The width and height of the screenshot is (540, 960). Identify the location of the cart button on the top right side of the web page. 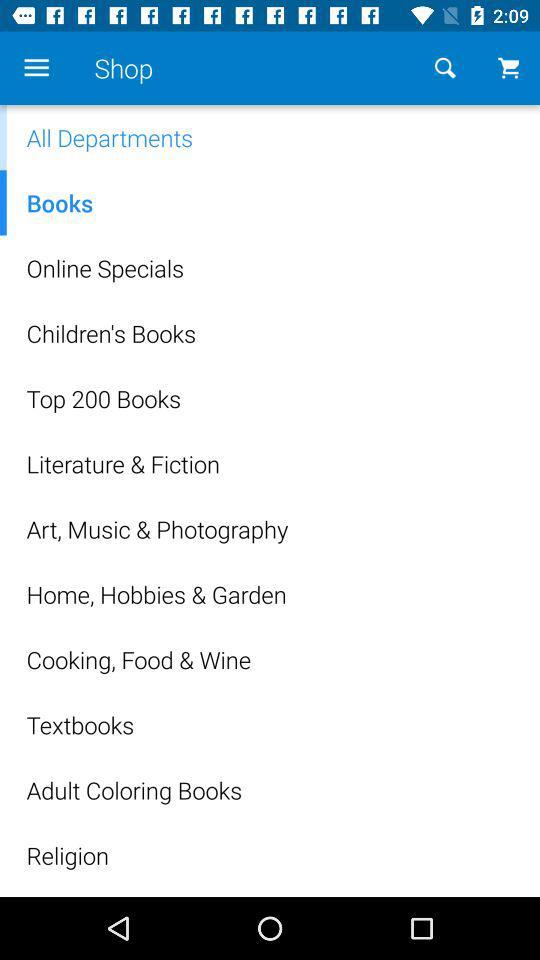
(508, 68).